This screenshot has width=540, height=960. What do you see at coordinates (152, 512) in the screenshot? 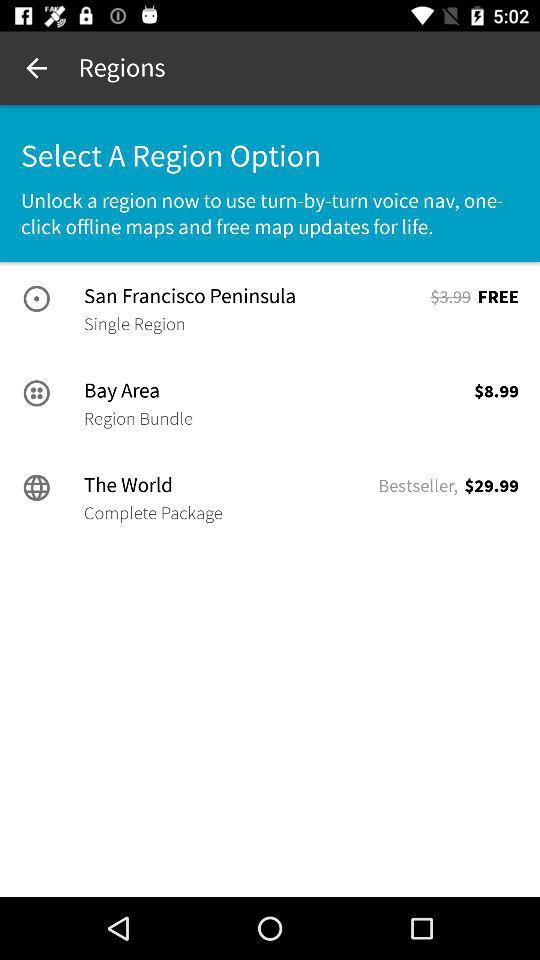
I see `the item next to bestseller, icon` at bounding box center [152, 512].